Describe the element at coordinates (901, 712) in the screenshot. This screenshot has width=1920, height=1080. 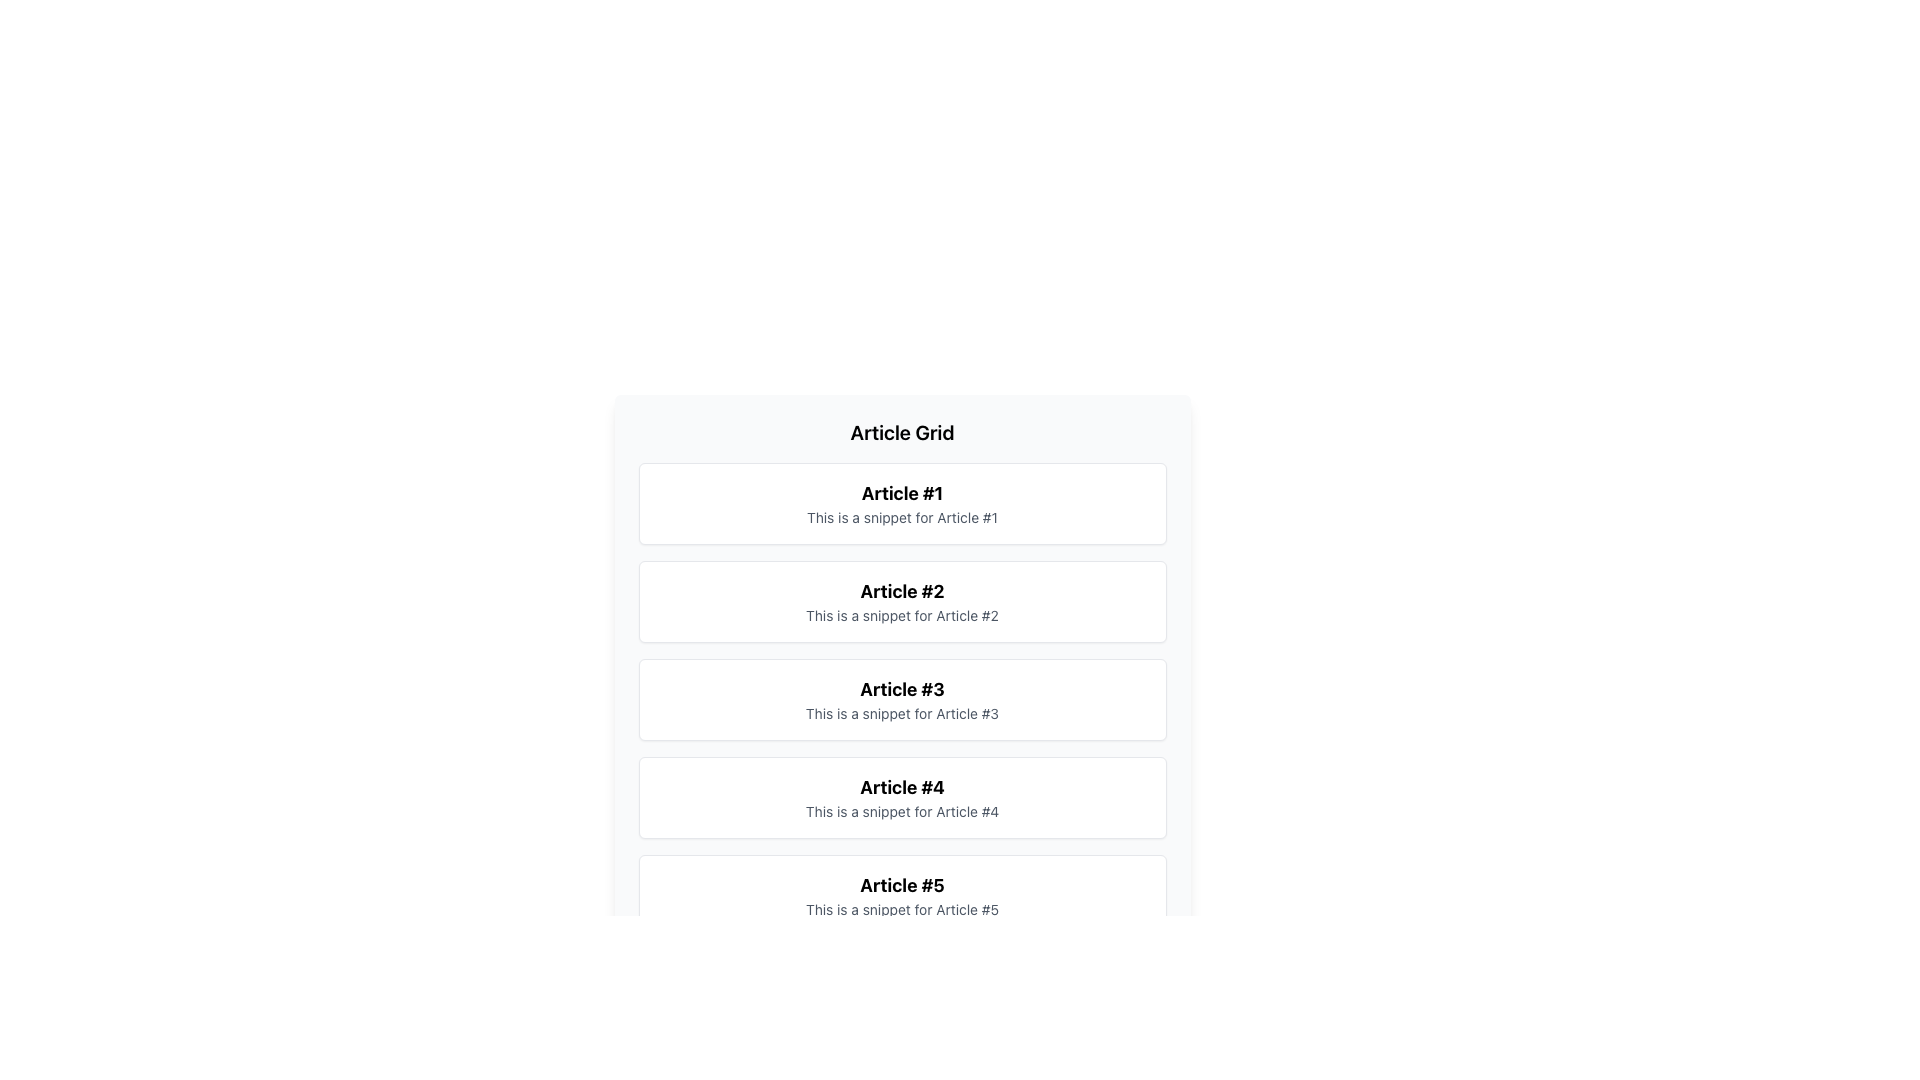
I see `the text label that reads 'This is a snippet for Article #3', located below the title 'Article #3'` at that location.